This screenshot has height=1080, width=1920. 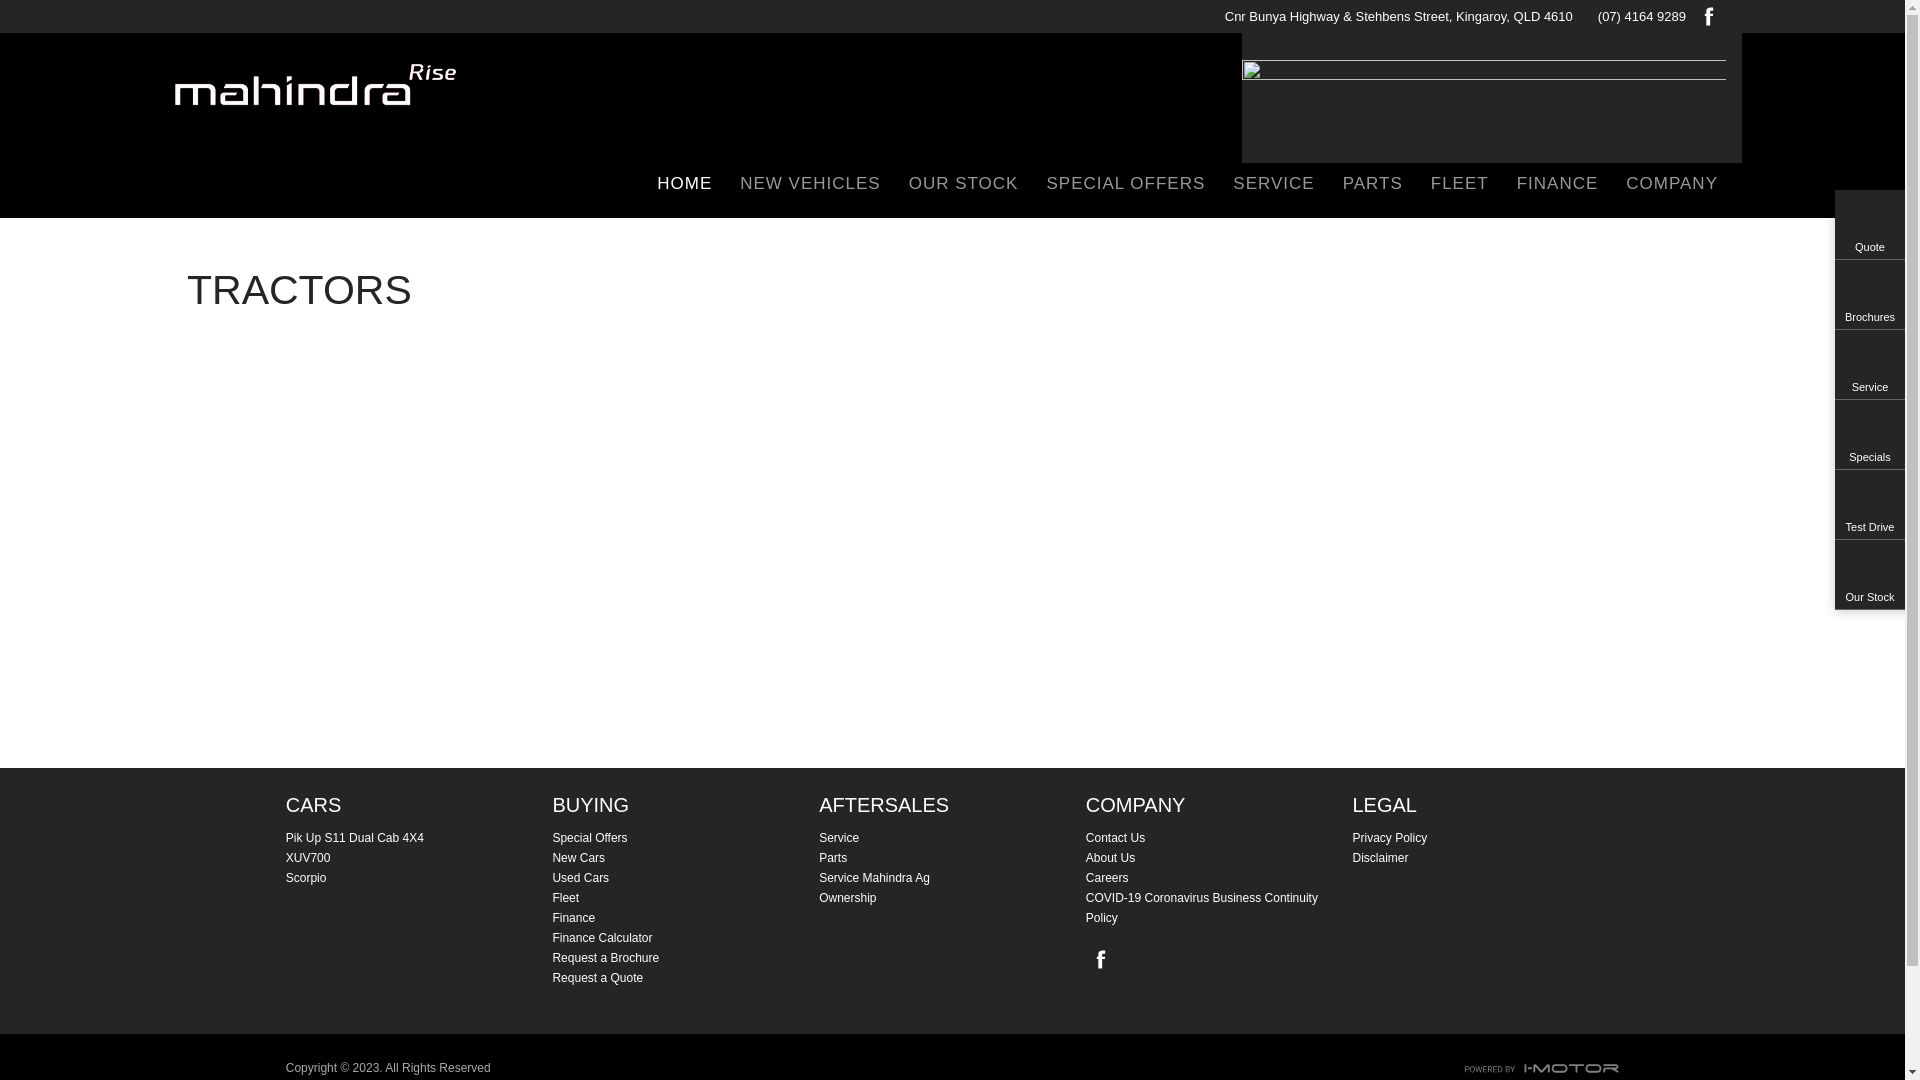 What do you see at coordinates (685, 856) in the screenshot?
I see `'New Cars'` at bounding box center [685, 856].